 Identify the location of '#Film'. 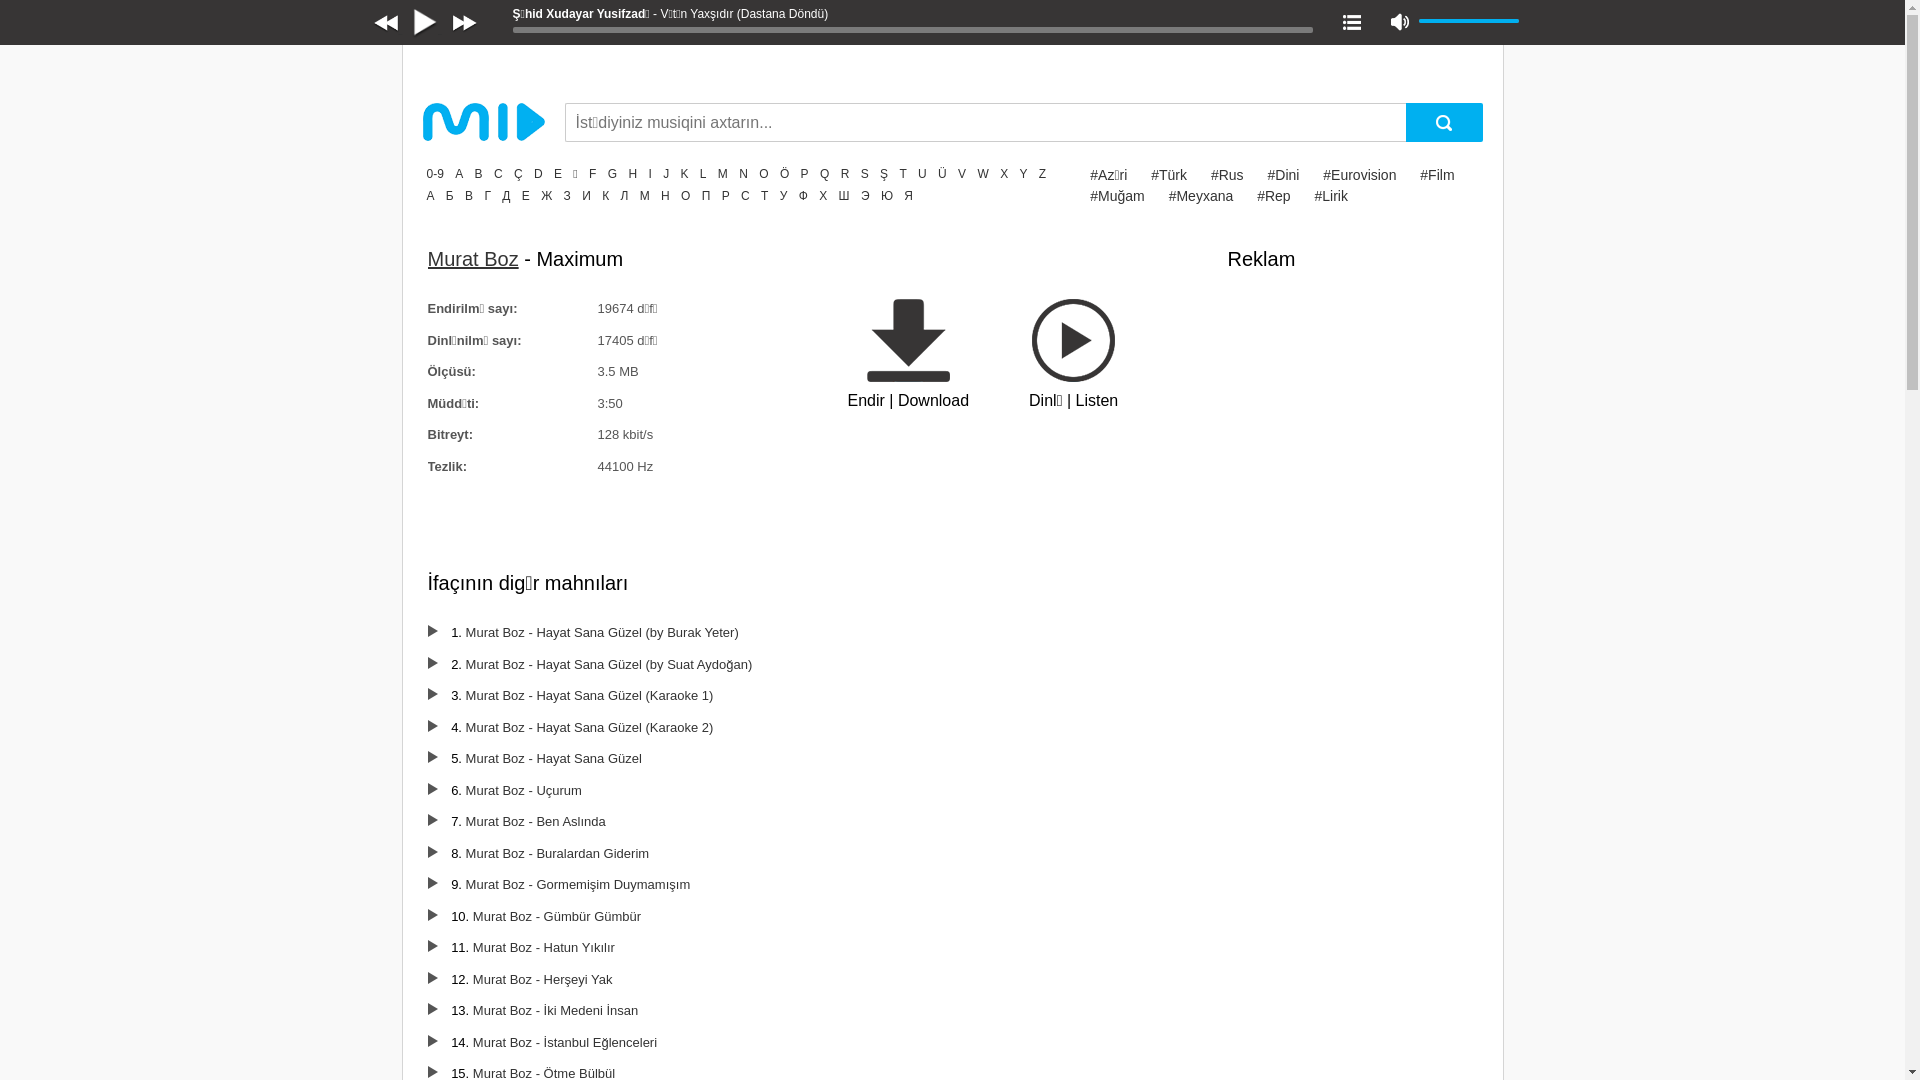
(1435, 173).